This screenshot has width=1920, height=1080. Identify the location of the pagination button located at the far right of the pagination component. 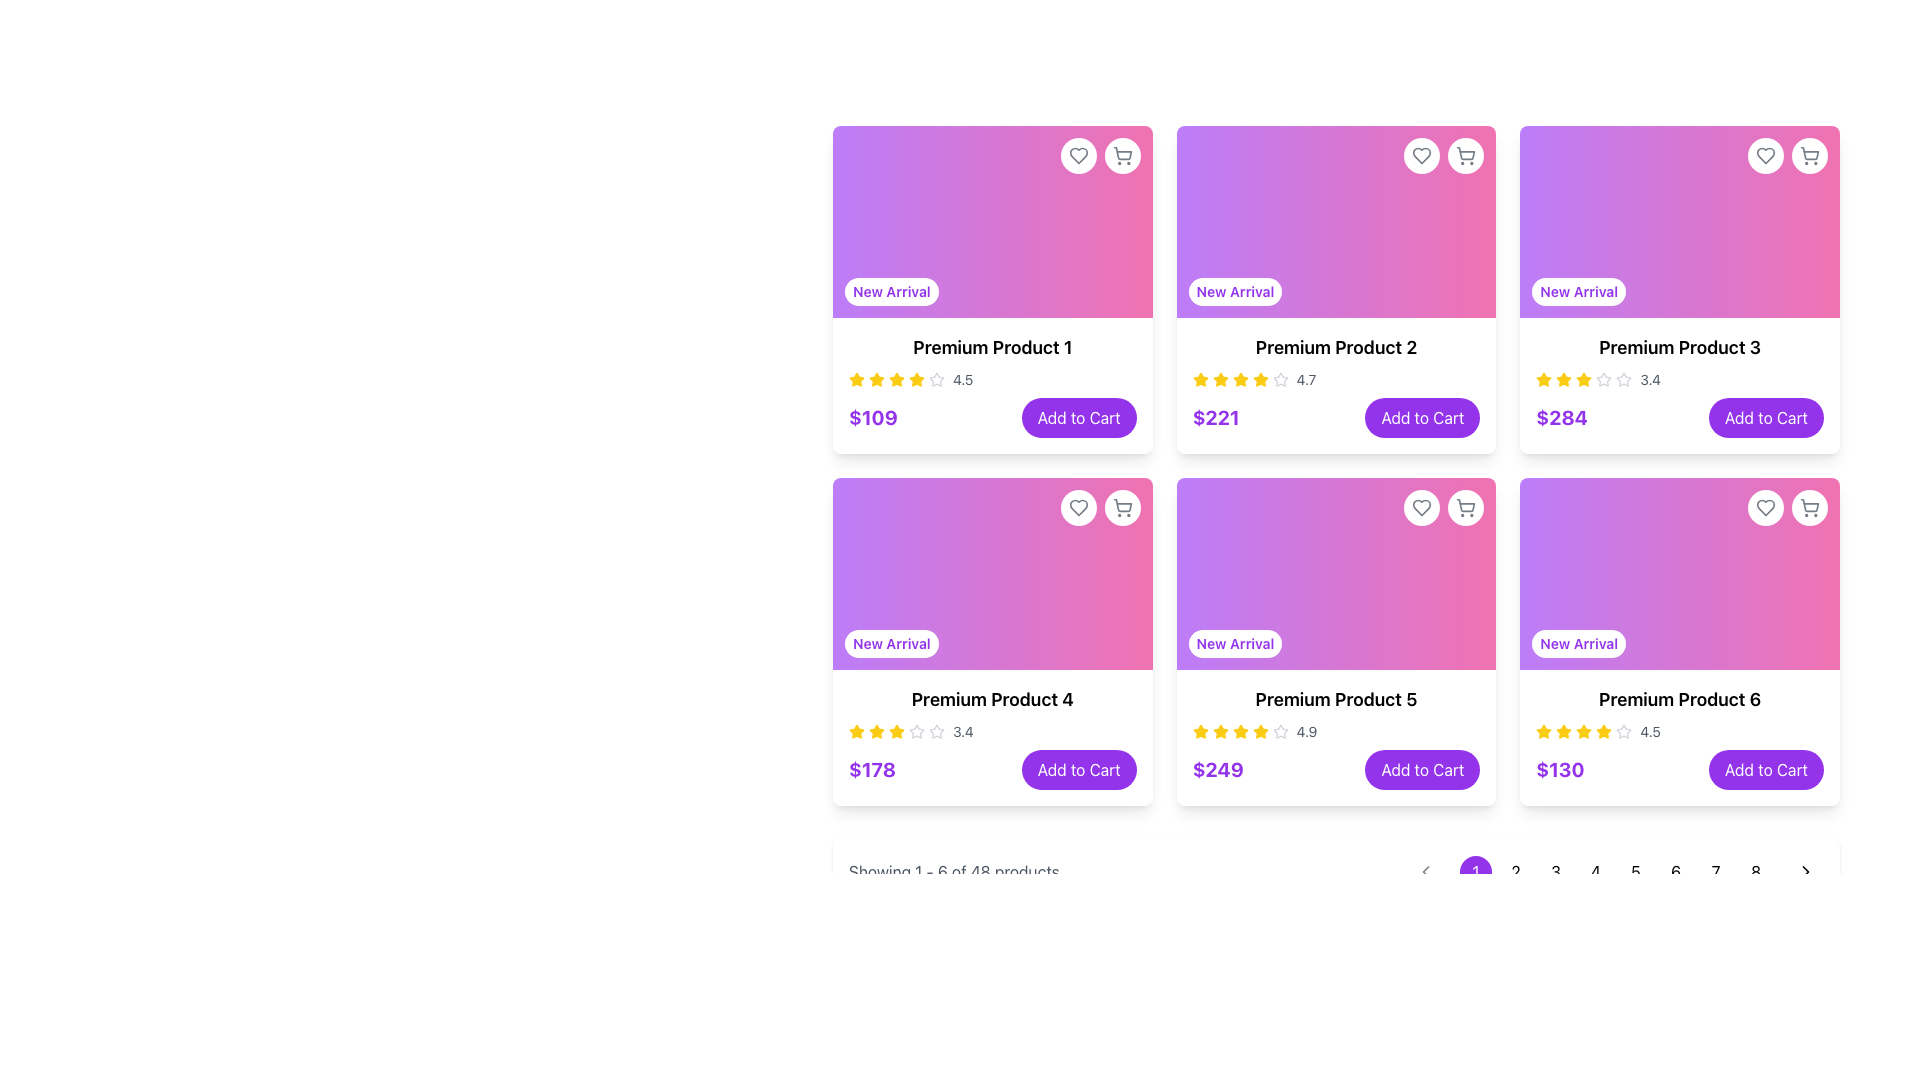
(1805, 870).